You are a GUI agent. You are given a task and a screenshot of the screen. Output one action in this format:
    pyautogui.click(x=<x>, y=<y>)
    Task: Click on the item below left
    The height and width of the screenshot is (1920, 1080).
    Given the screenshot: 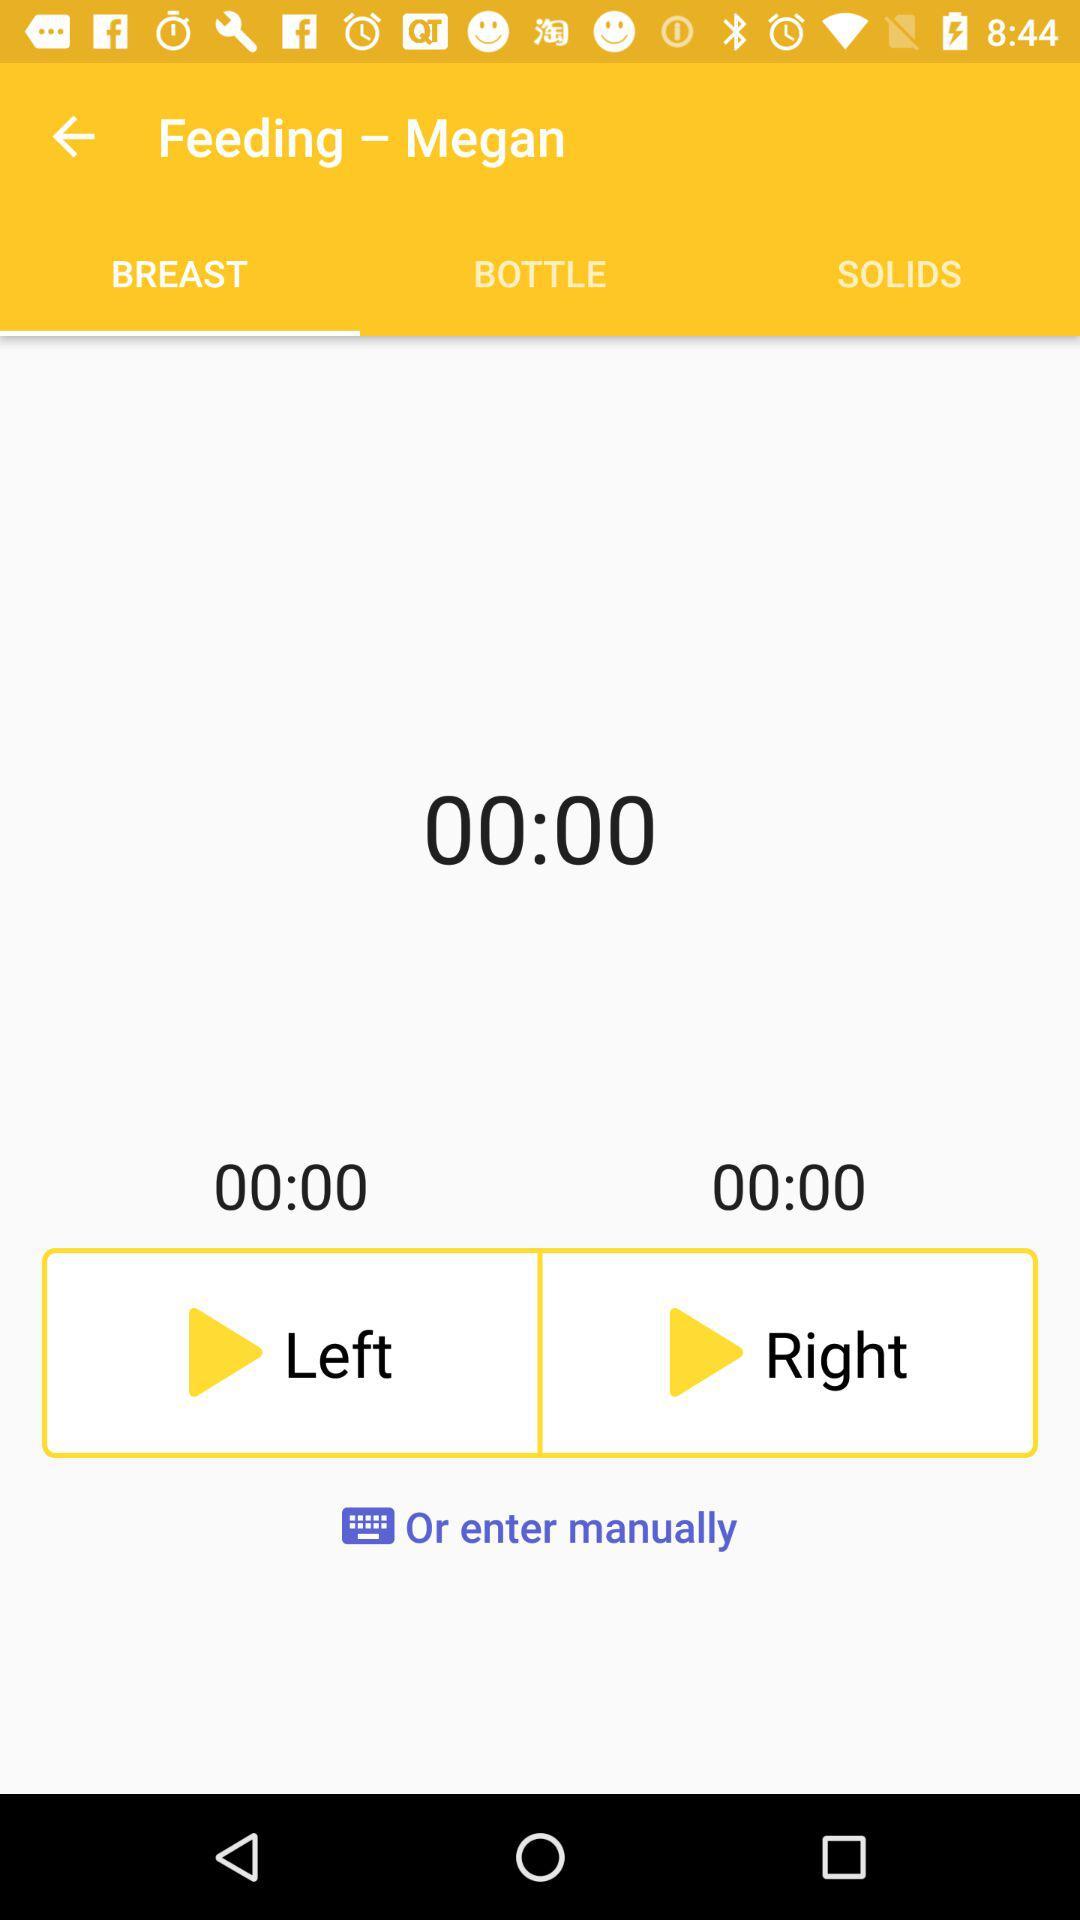 What is the action you would take?
    pyautogui.click(x=538, y=1525)
    